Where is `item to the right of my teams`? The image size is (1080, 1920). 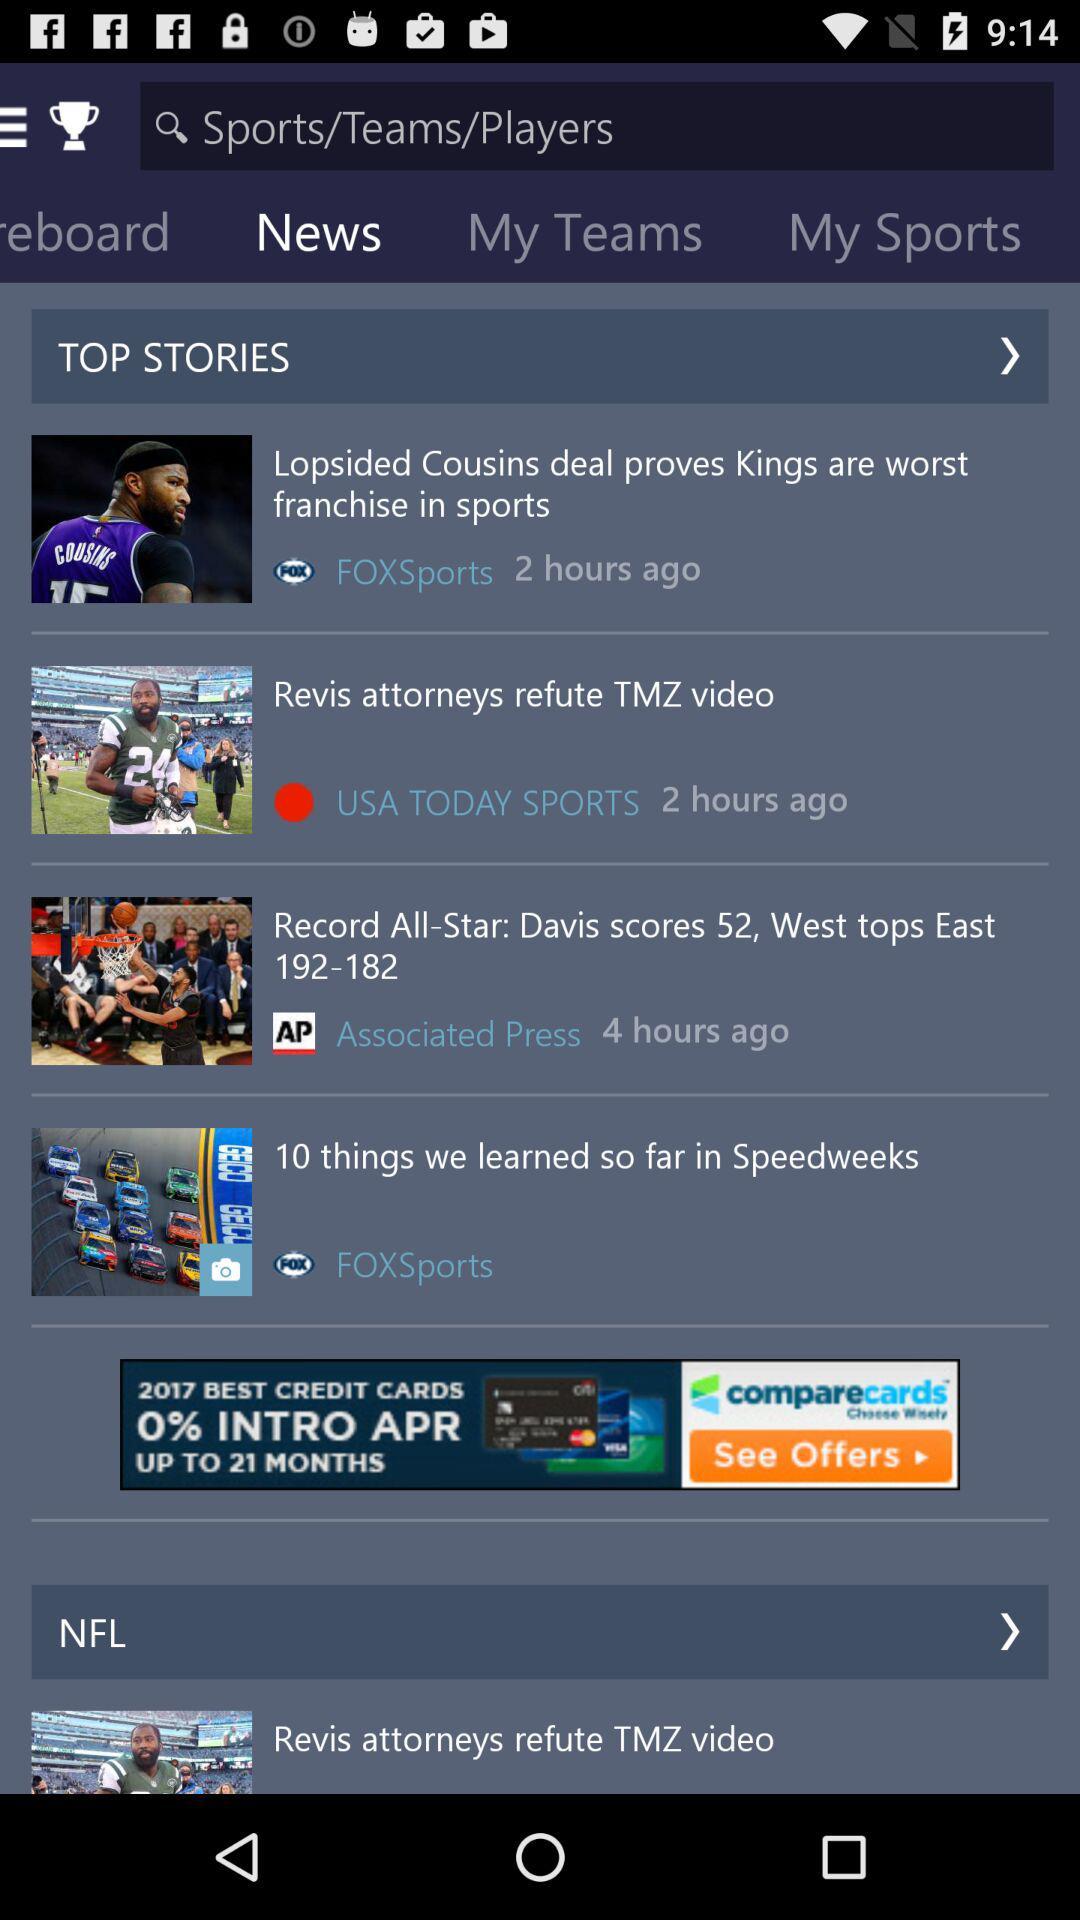 item to the right of my teams is located at coordinates (920, 235).